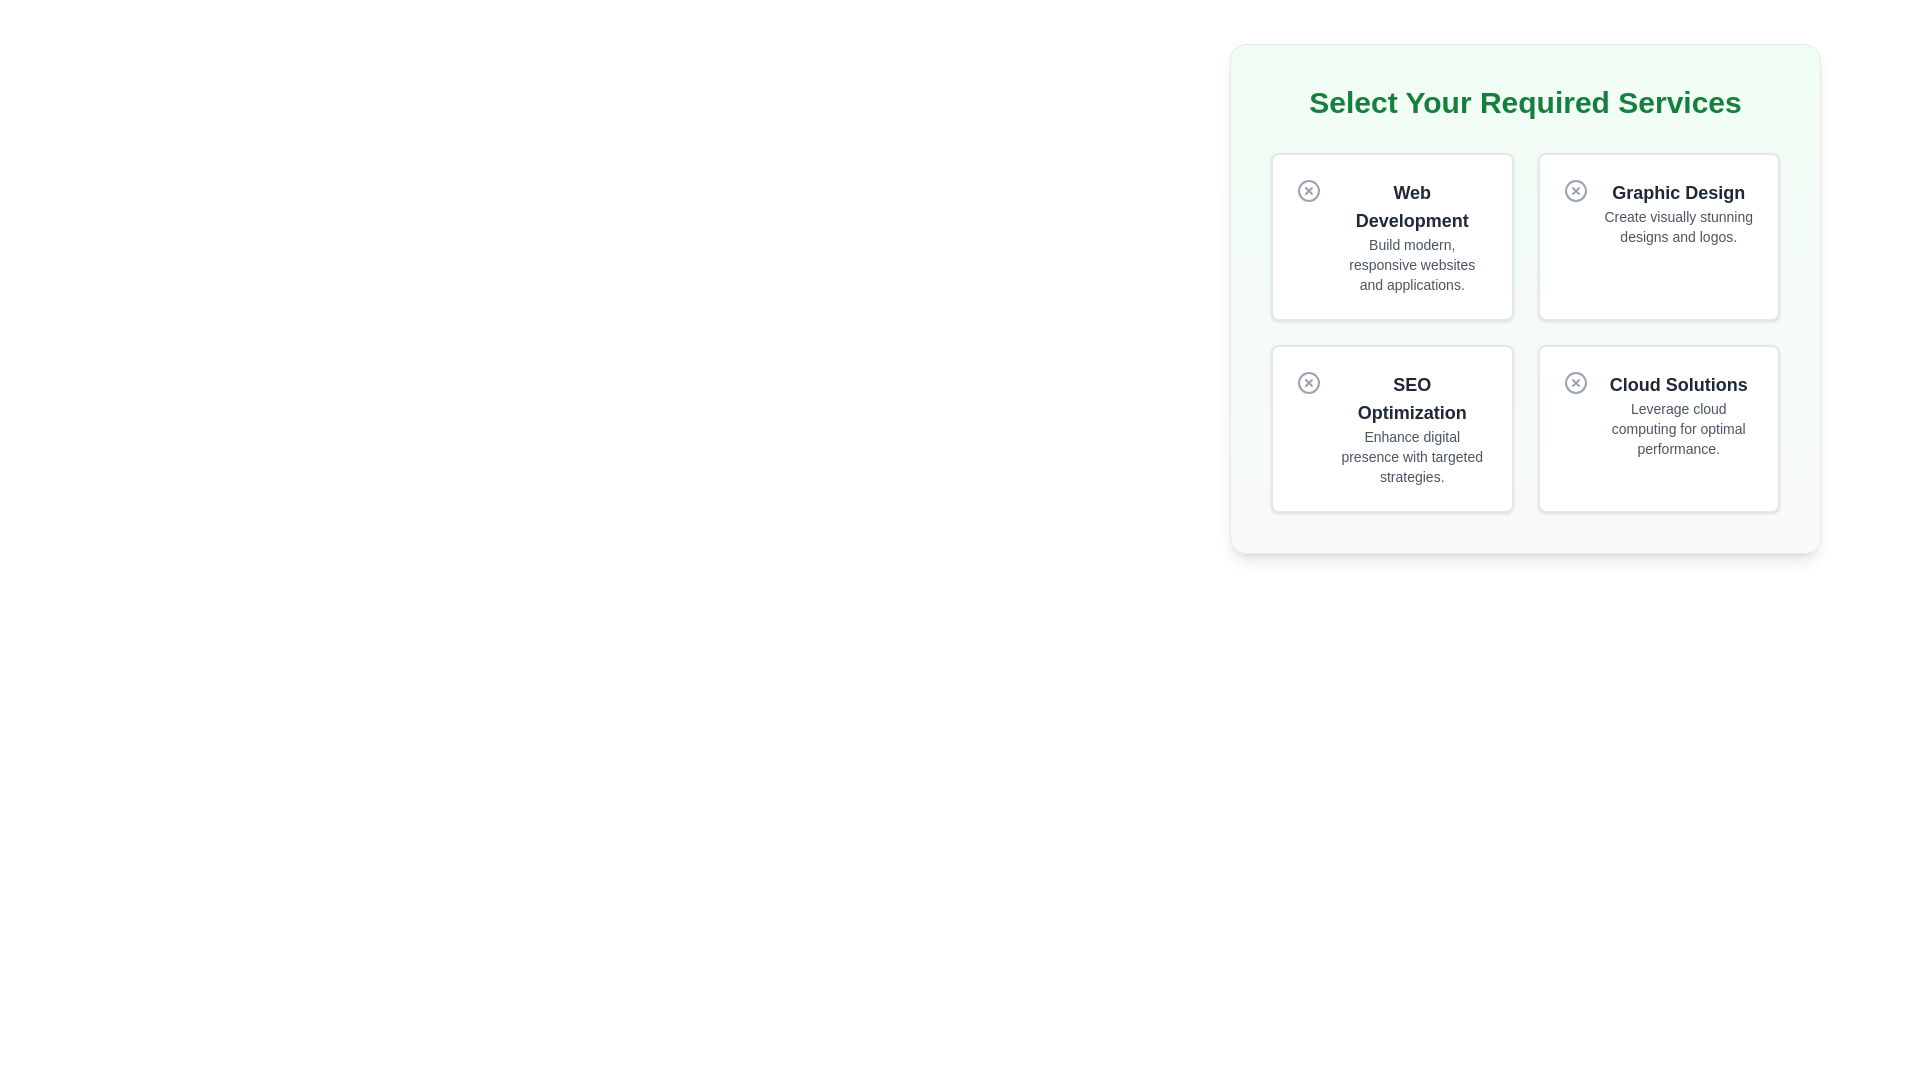 The image size is (1920, 1080). I want to click on the 'Cloud Solutions' interactive card located at the bottom-right of the 2x2 grid layout, so click(1658, 427).